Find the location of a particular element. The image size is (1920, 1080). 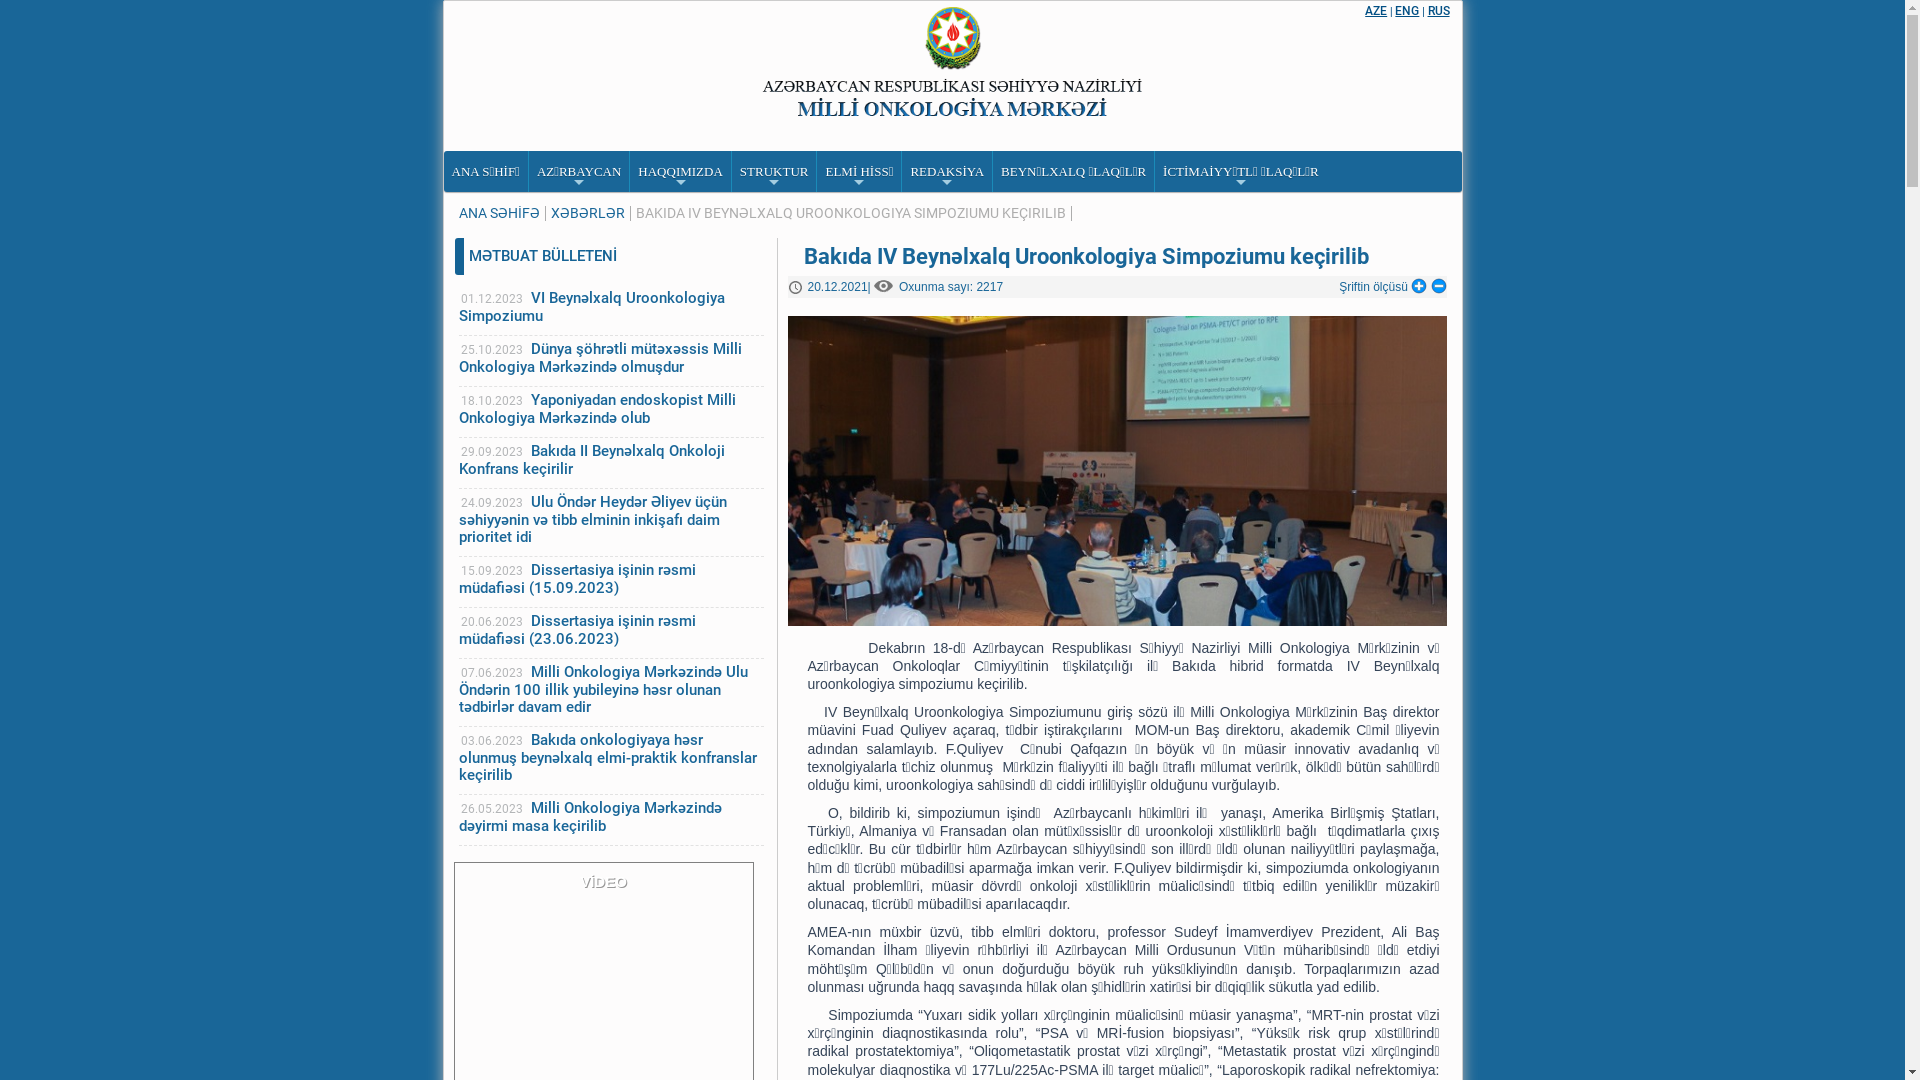

'ENG' is located at coordinates (1405, 11).